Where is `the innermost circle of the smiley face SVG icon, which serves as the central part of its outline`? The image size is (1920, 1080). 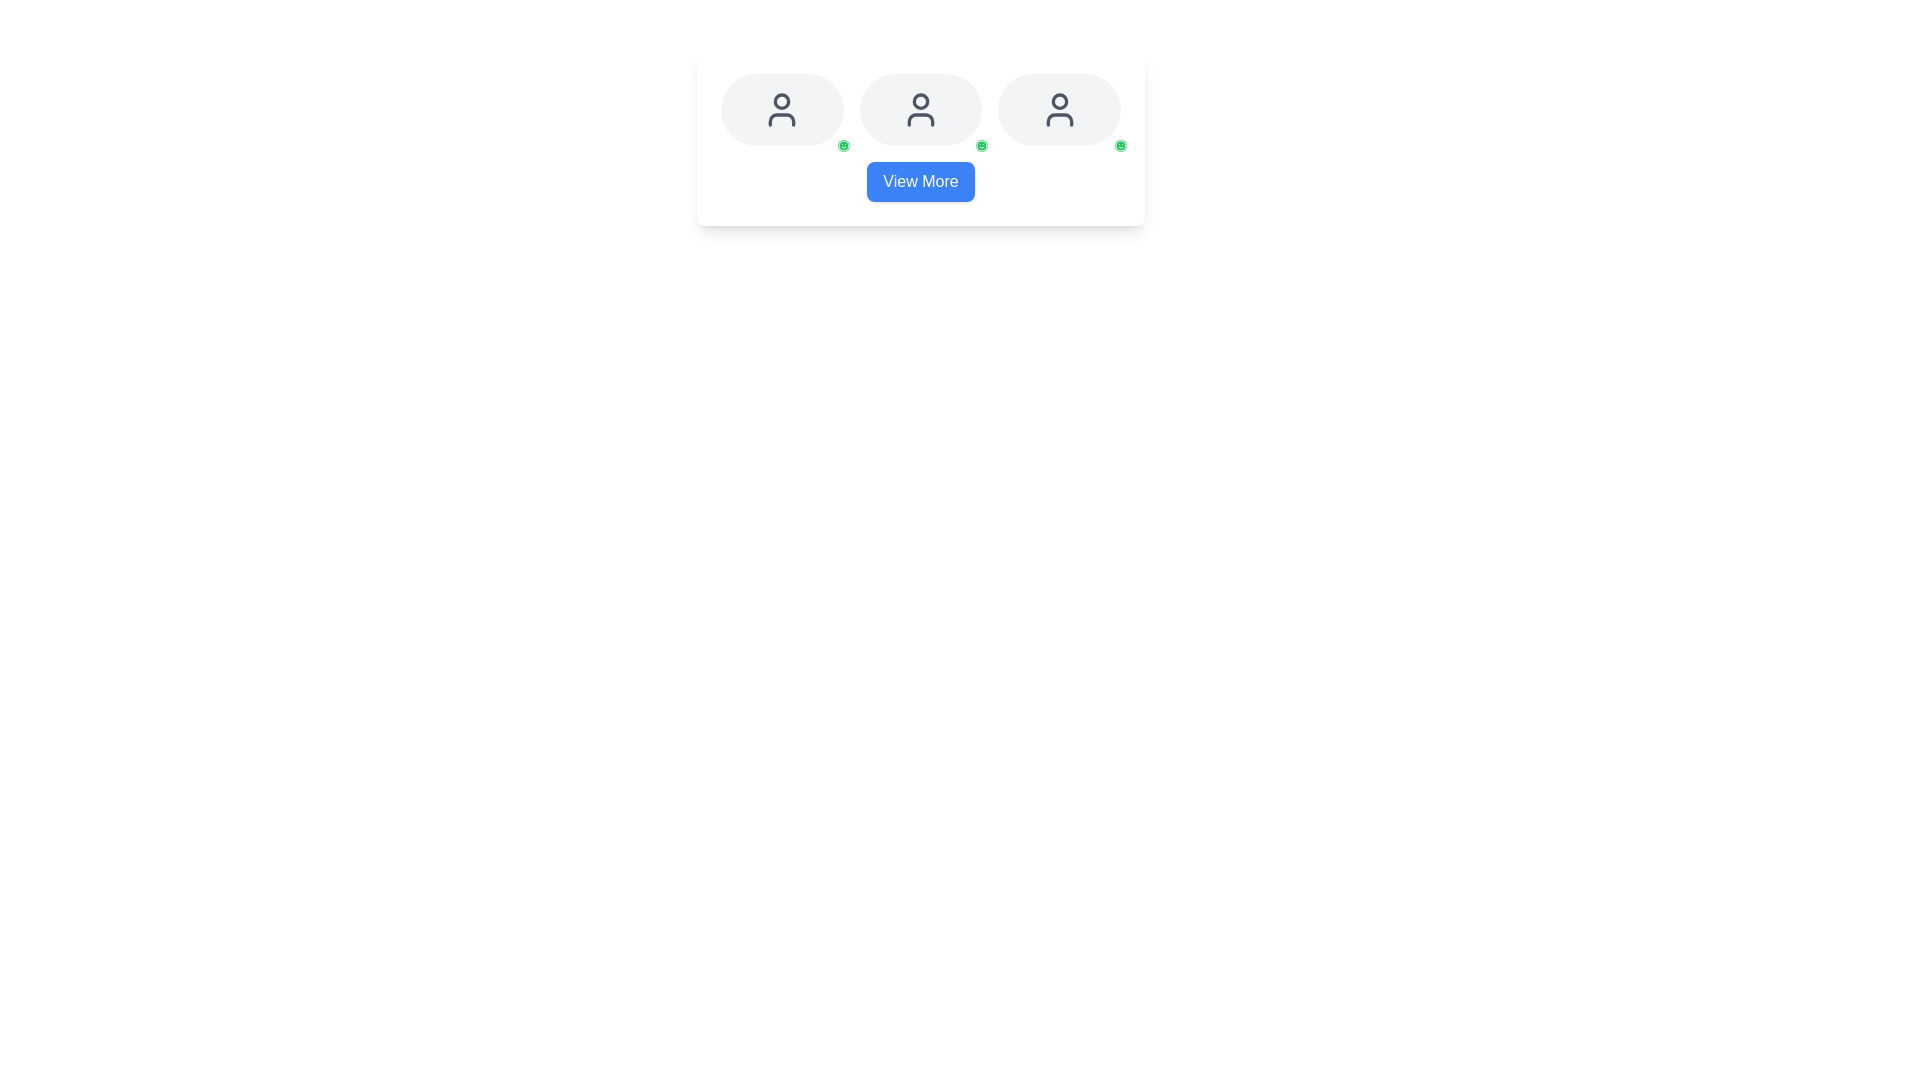 the innermost circle of the smiley face SVG icon, which serves as the central part of its outline is located at coordinates (982, 145).